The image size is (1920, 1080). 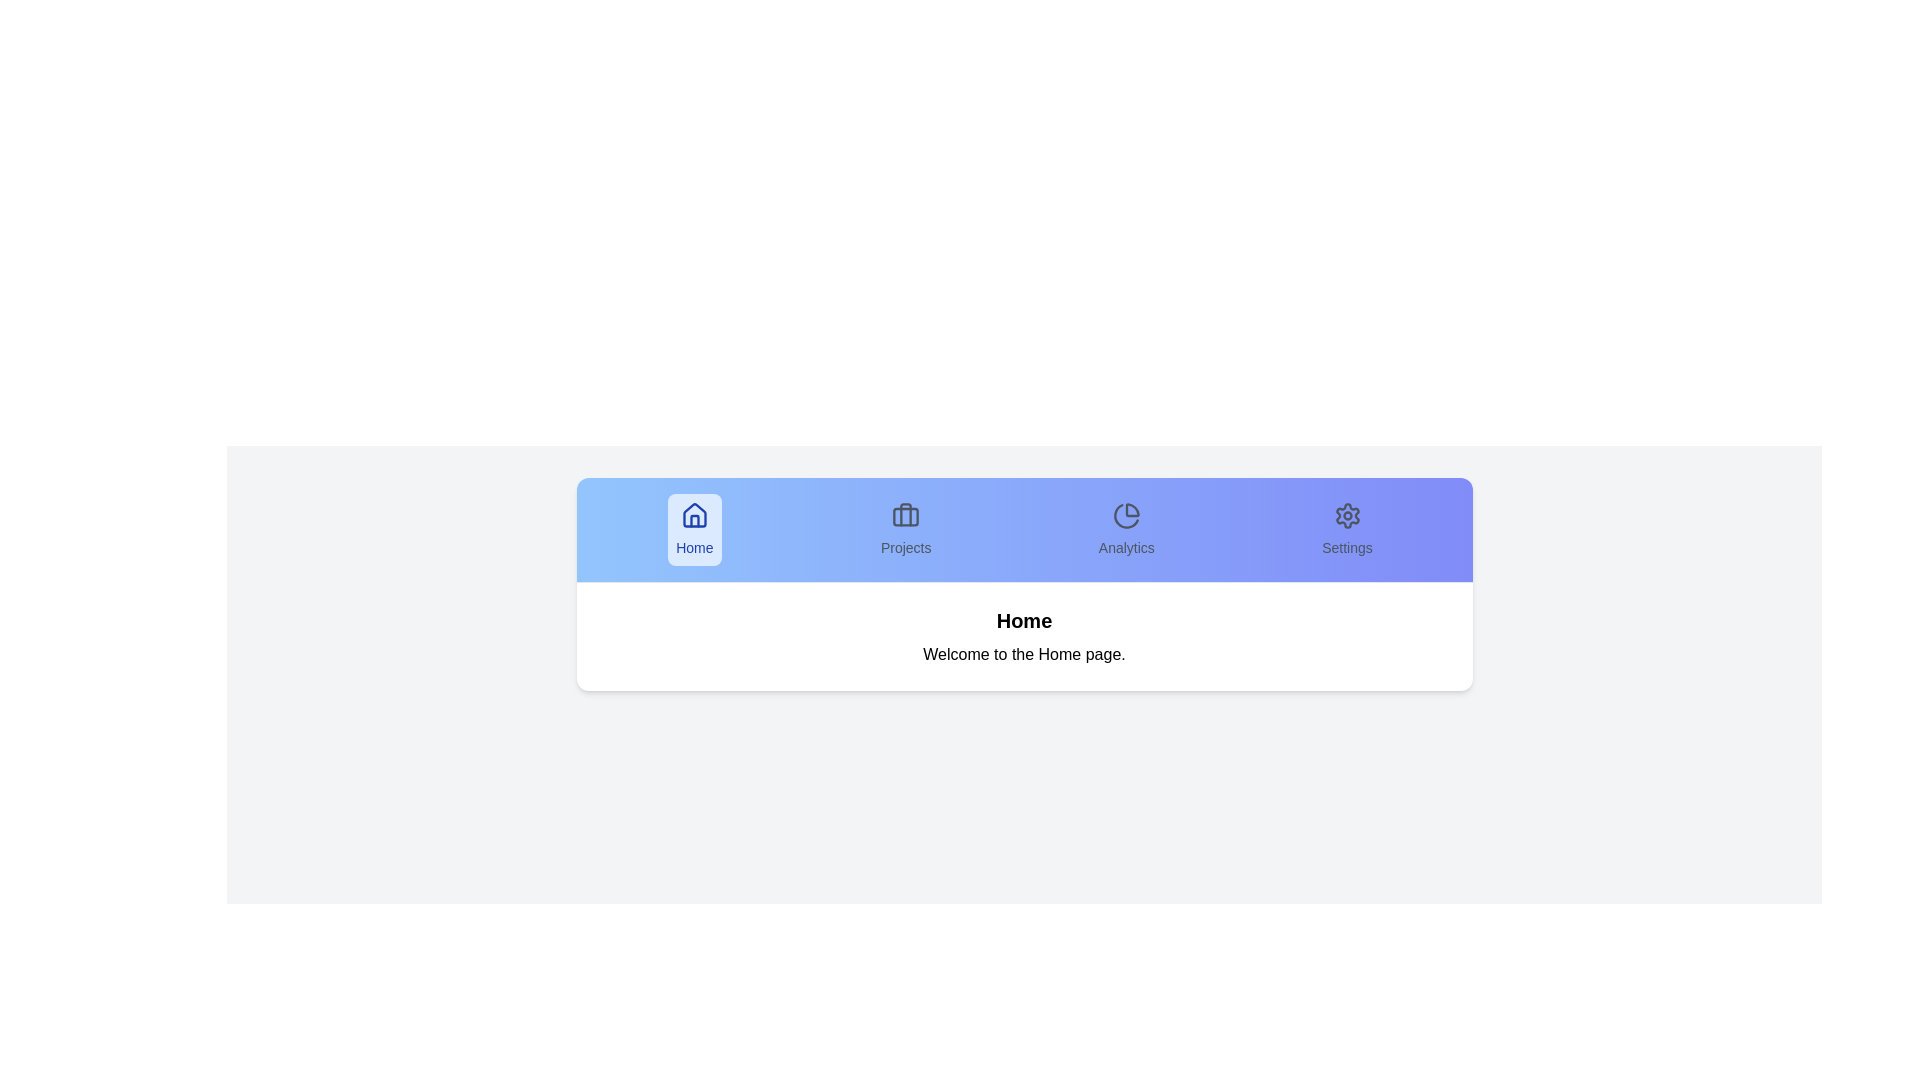 What do you see at coordinates (905, 528) in the screenshot?
I see `the tab labeled Projects to switch to that tab` at bounding box center [905, 528].